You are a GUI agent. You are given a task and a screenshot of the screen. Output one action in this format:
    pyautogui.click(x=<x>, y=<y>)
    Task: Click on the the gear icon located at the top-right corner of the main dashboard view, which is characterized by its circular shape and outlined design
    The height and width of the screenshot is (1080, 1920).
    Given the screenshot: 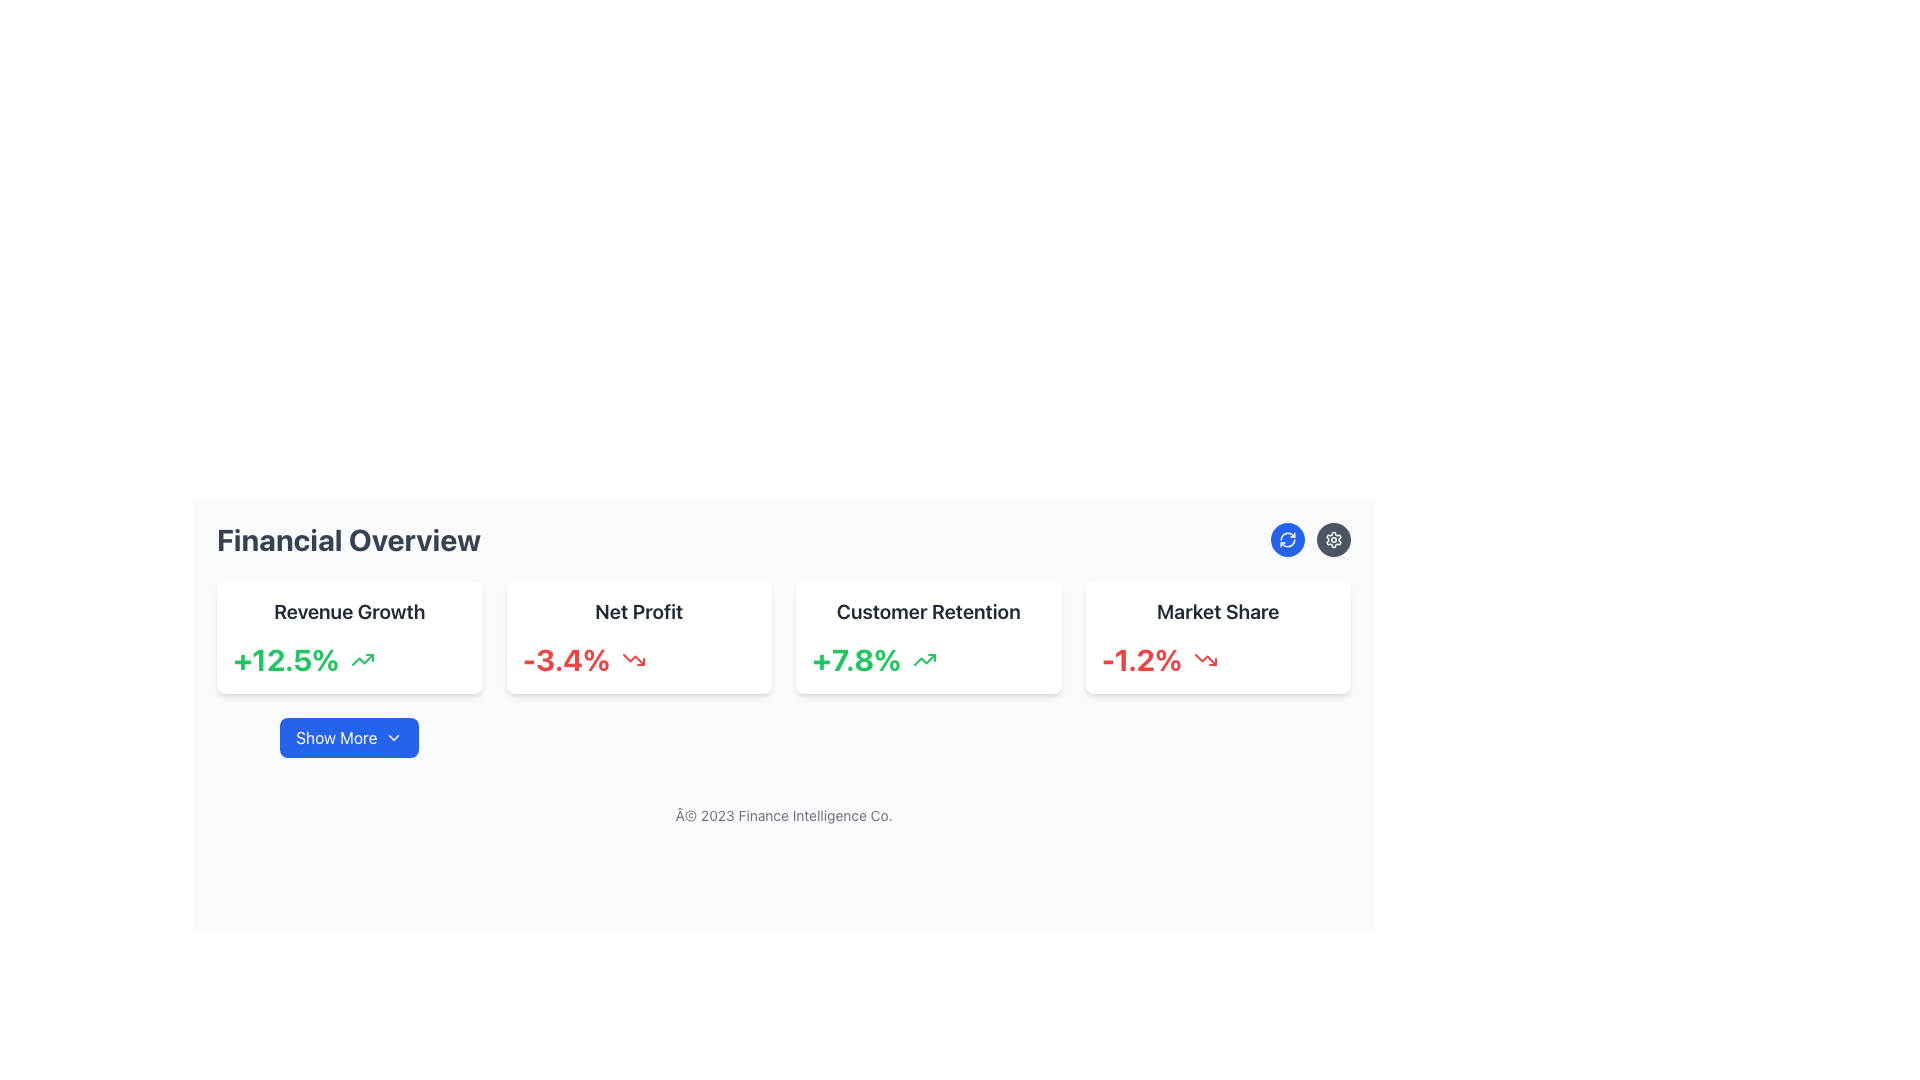 What is the action you would take?
    pyautogui.click(x=1334, y=540)
    